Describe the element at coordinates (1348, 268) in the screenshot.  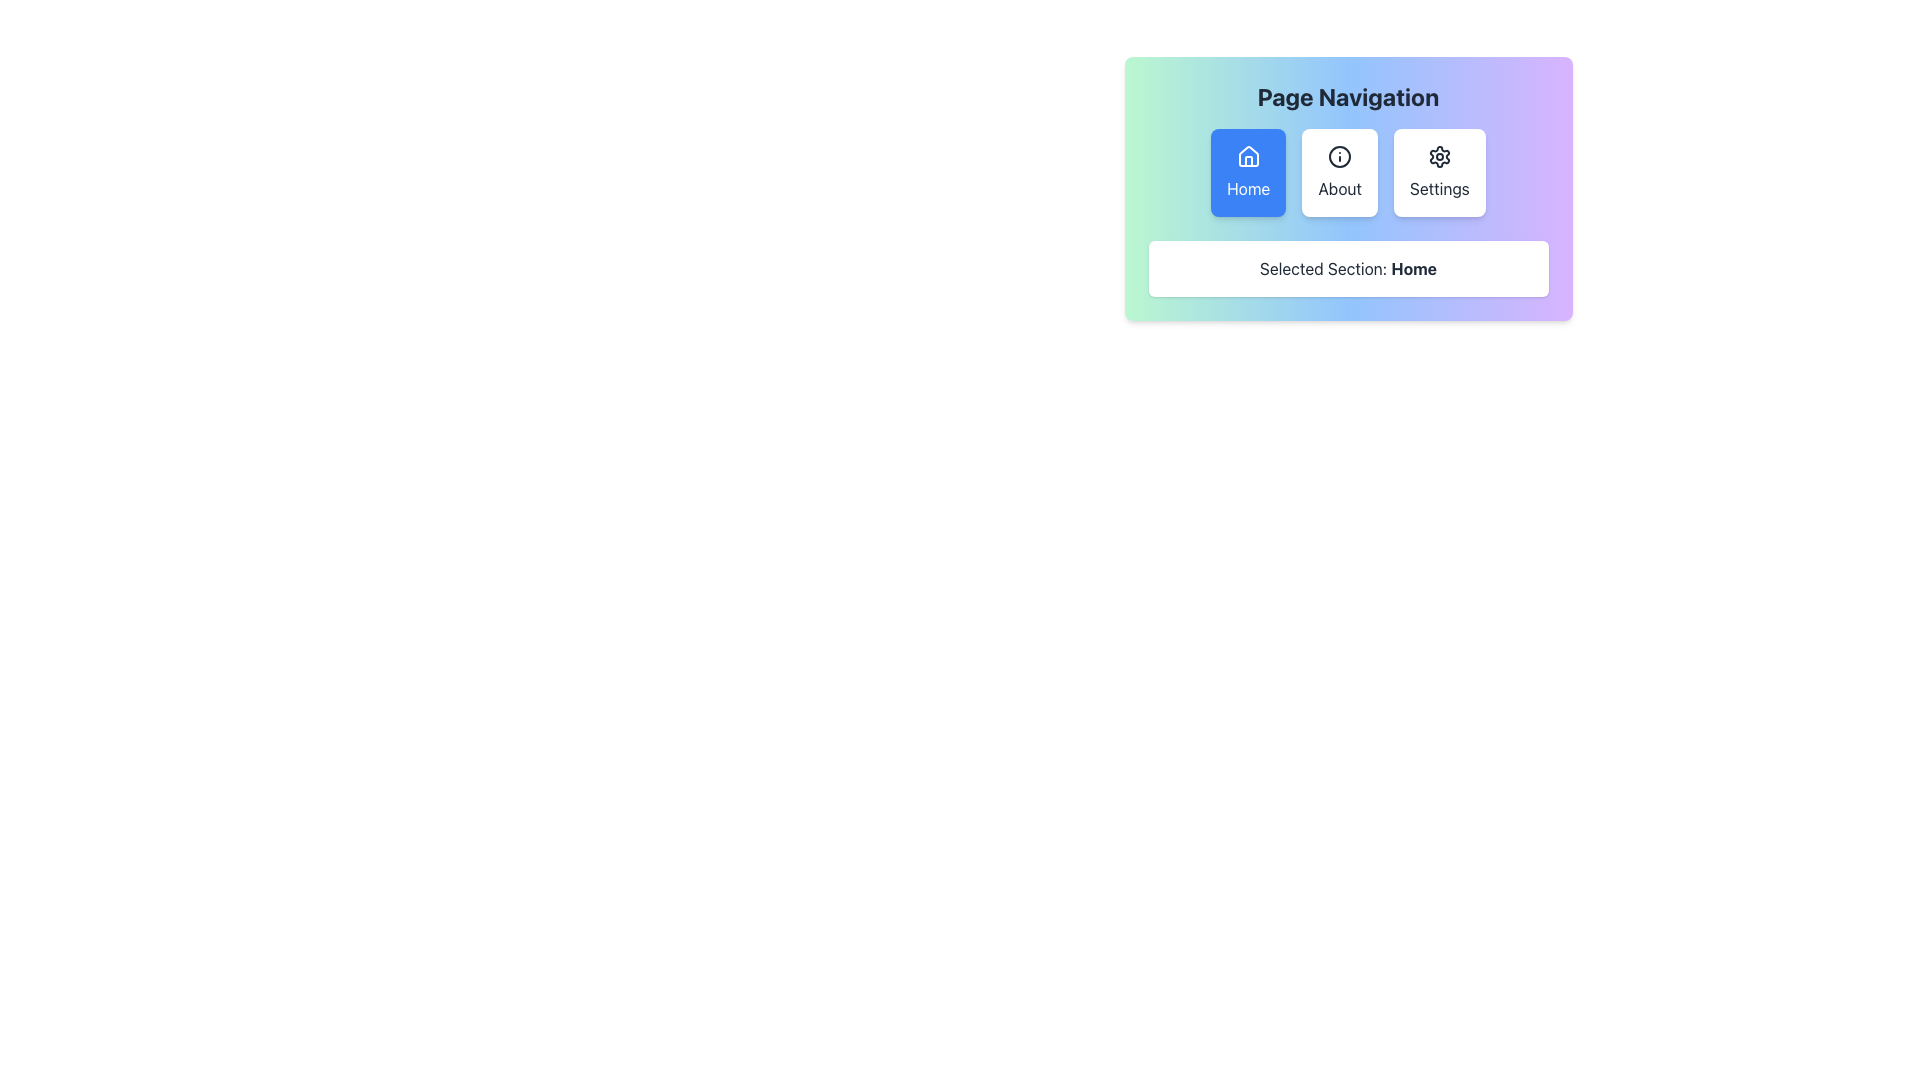
I see `the text label that displays 'Selected Section: Home', which is styled in a bold sans-serif font and located within a white rounded rectangle below the navigation menu` at that location.